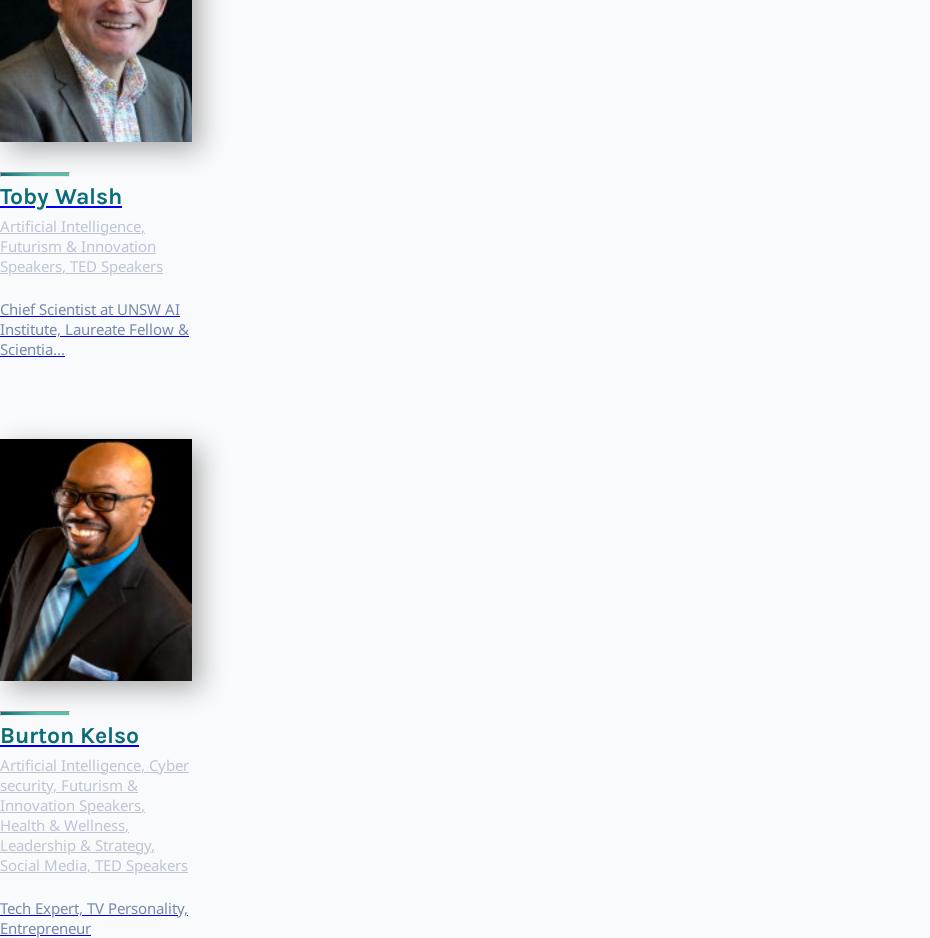 The width and height of the screenshot is (930, 938). What do you see at coordinates (94, 773) in the screenshot?
I see `'Cyber security'` at bounding box center [94, 773].